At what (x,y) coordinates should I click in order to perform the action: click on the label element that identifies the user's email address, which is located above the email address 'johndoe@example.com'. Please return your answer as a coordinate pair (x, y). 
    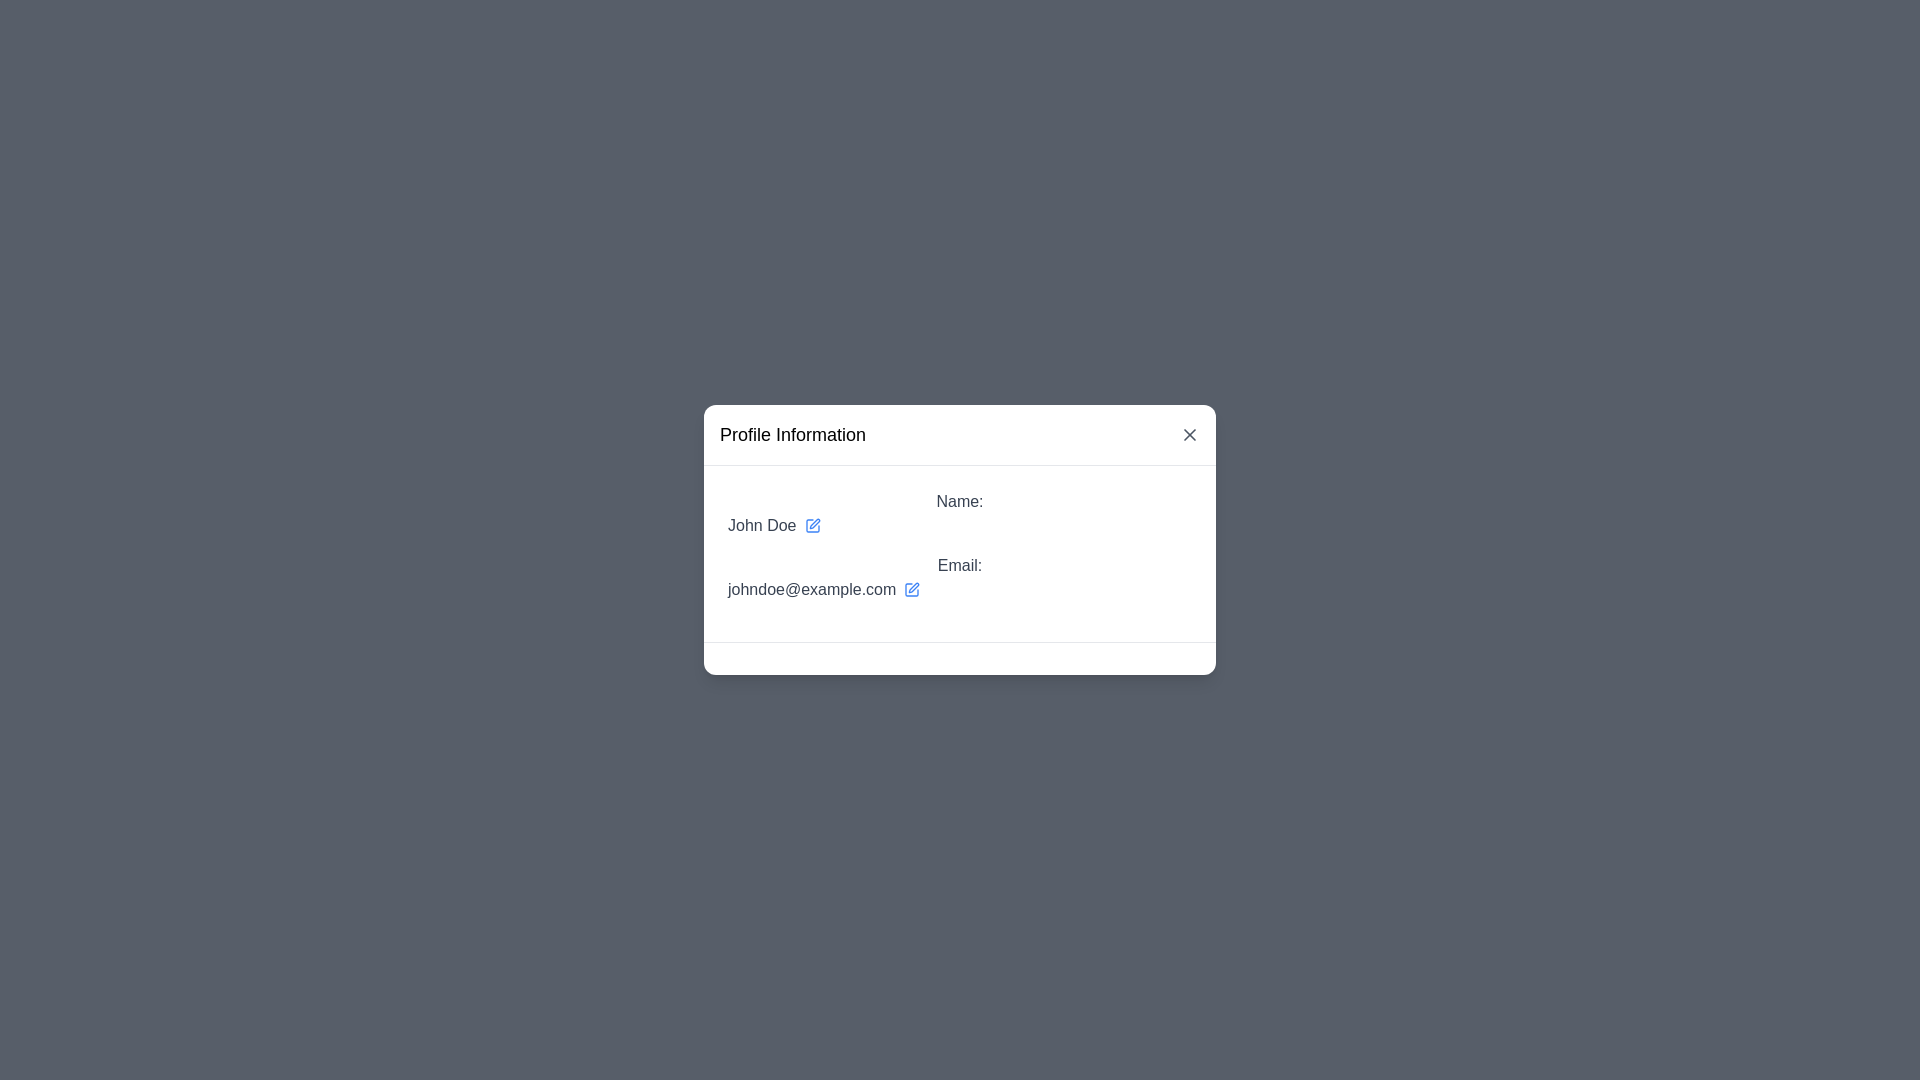
    Looking at the image, I should click on (960, 566).